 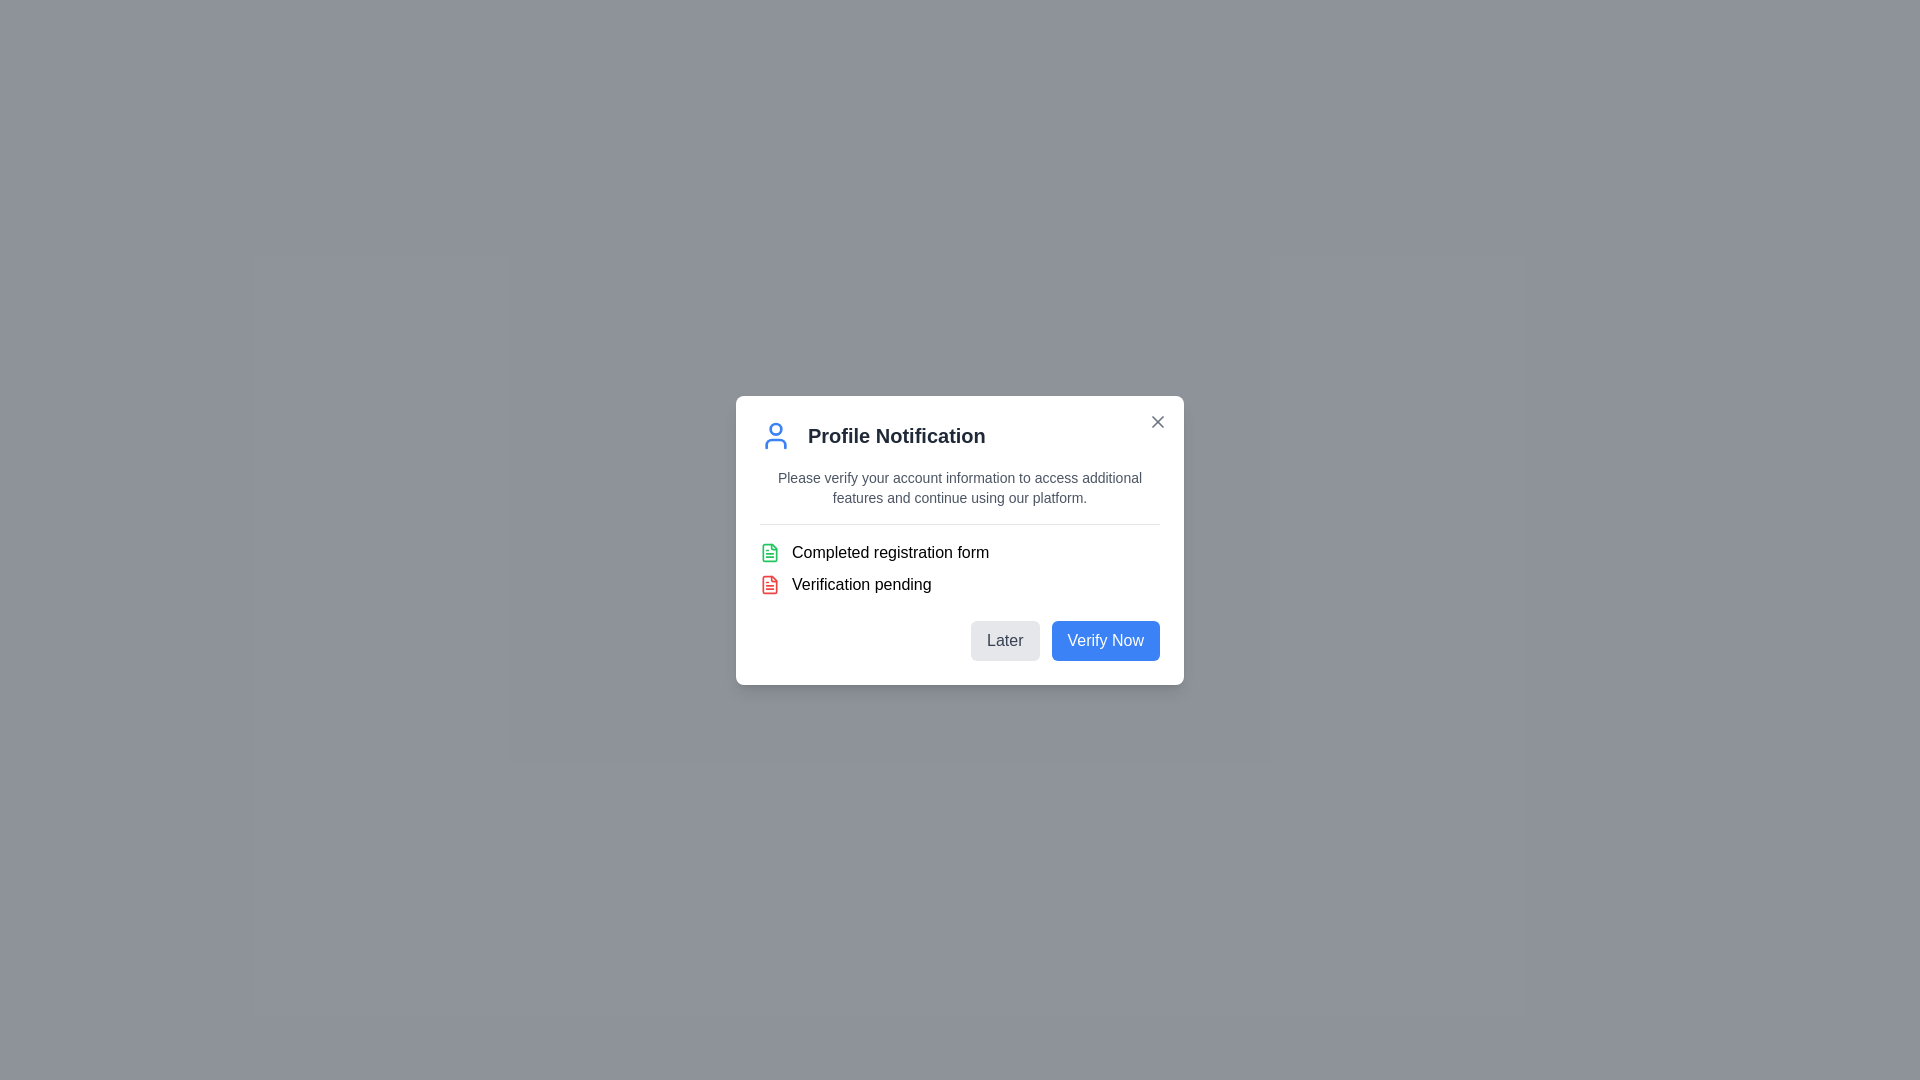 What do you see at coordinates (895, 434) in the screenshot?
I see `the text header 'Profile Notification' styled with a bold serif font in dark gray color, located within a modal window, centered horizontally above a paragraph and to the right of a blue user silhouette icon` at bounding box center [895, 434].